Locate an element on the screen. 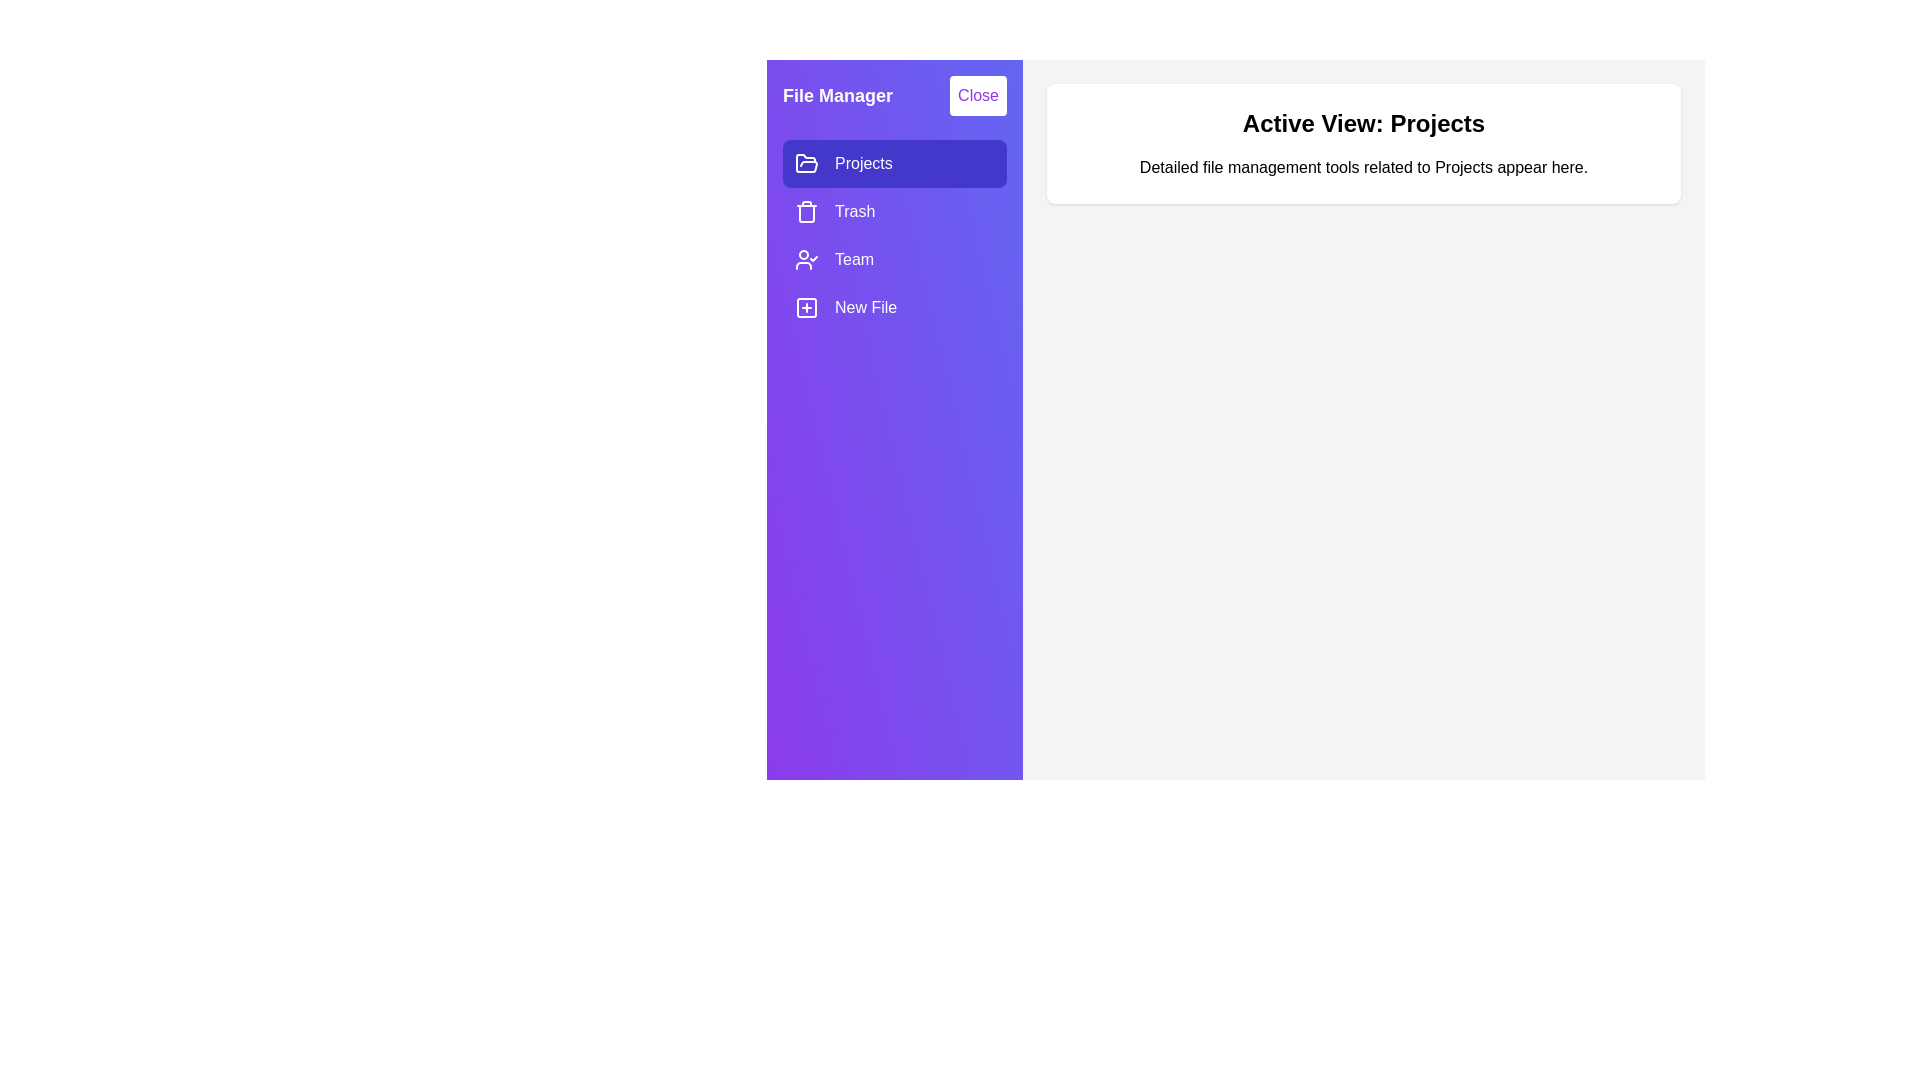 This screenshot has height=1080, width=1920. the item Projects in the drawer is located at coordinates (893, 163).